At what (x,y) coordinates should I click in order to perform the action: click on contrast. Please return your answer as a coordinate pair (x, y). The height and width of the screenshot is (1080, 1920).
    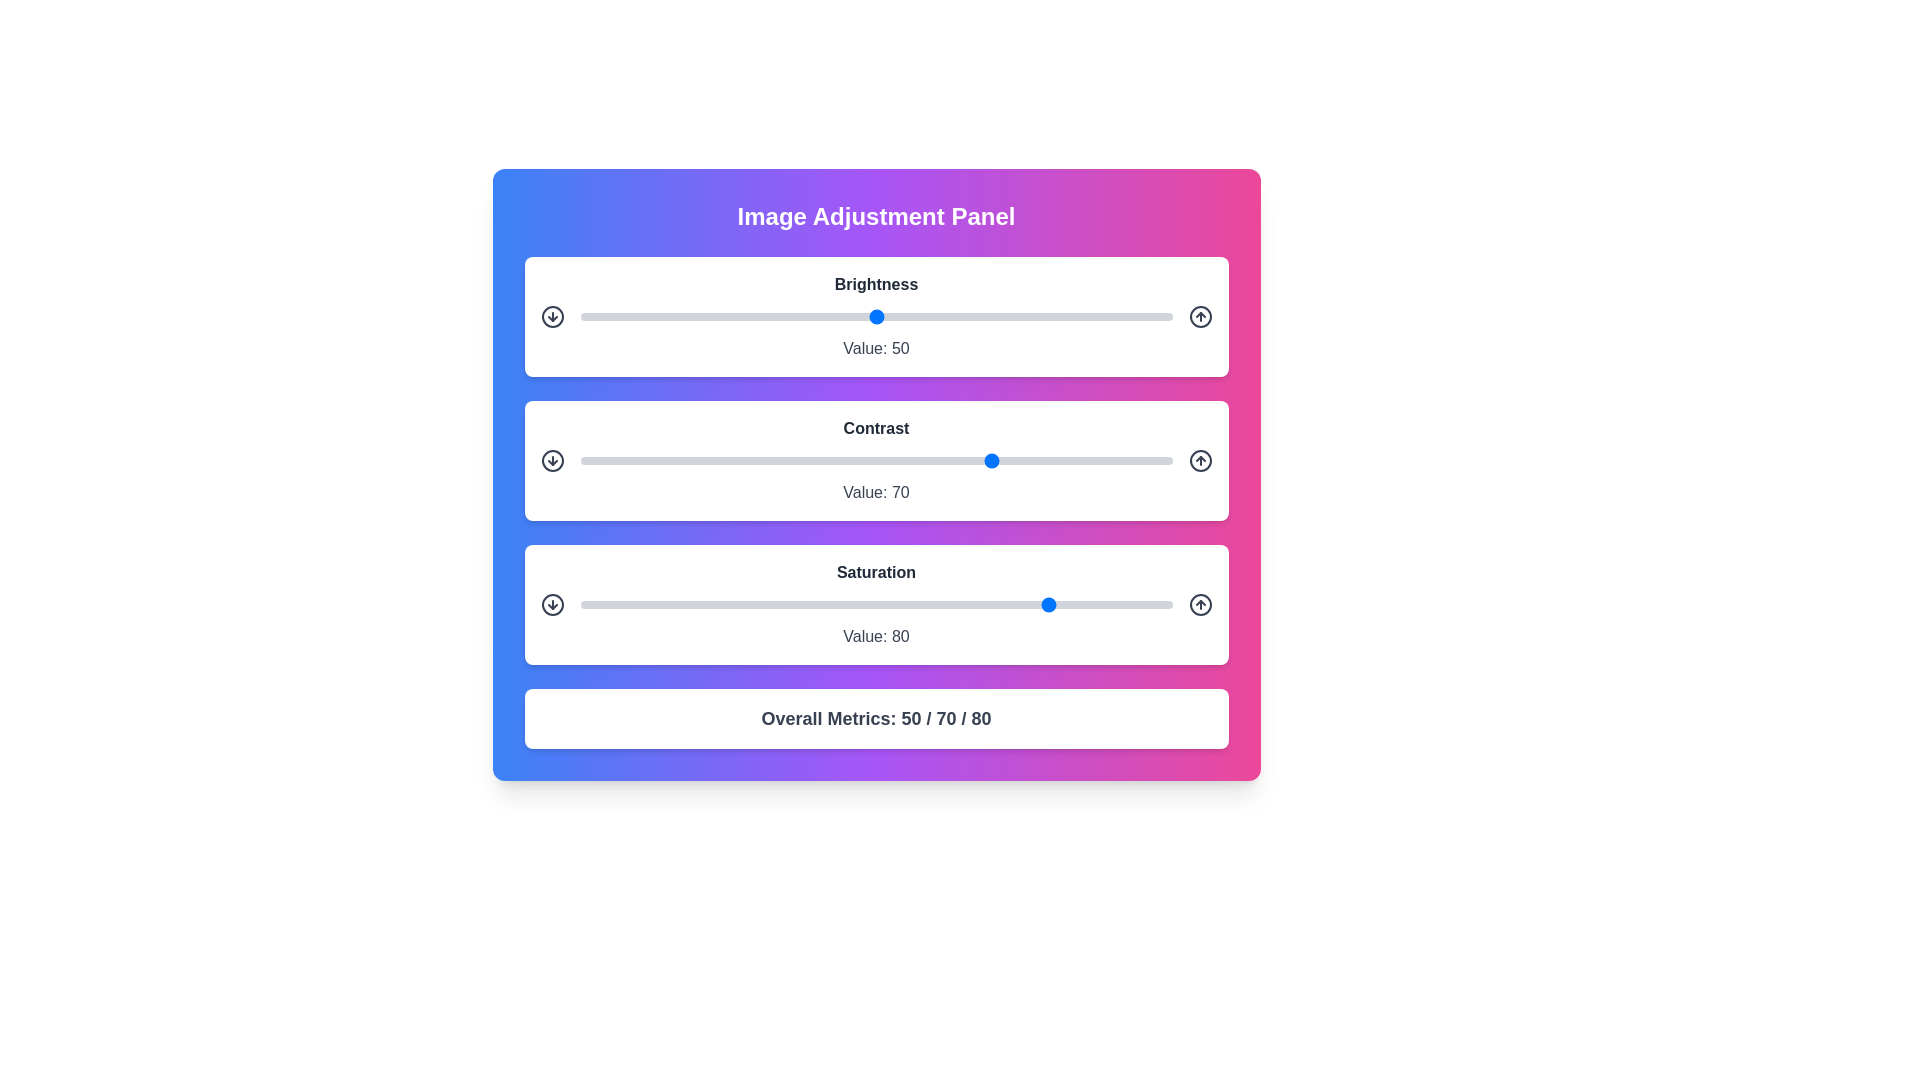
    Looking at the image, I should click on (1000, 461).